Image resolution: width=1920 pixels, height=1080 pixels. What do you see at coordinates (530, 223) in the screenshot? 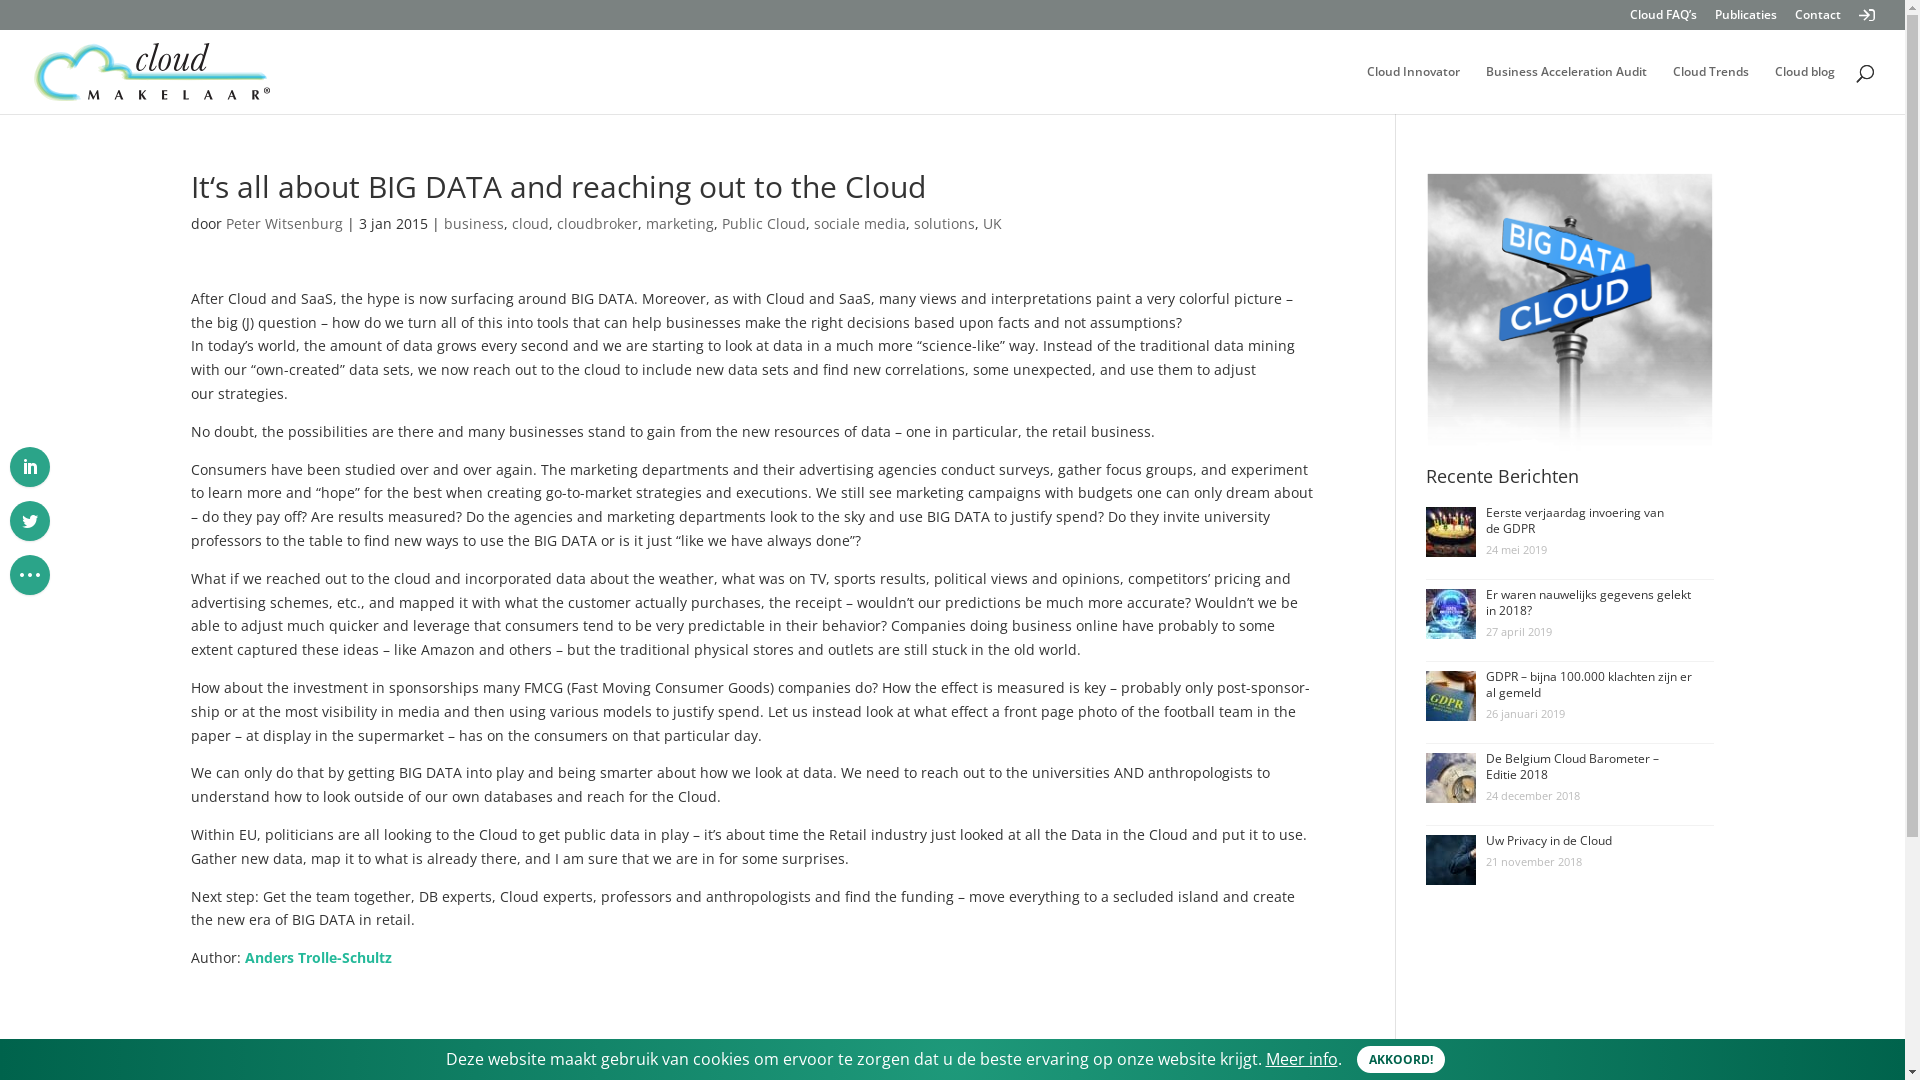
I see `'cloud'` at bounding box center [530, 223].